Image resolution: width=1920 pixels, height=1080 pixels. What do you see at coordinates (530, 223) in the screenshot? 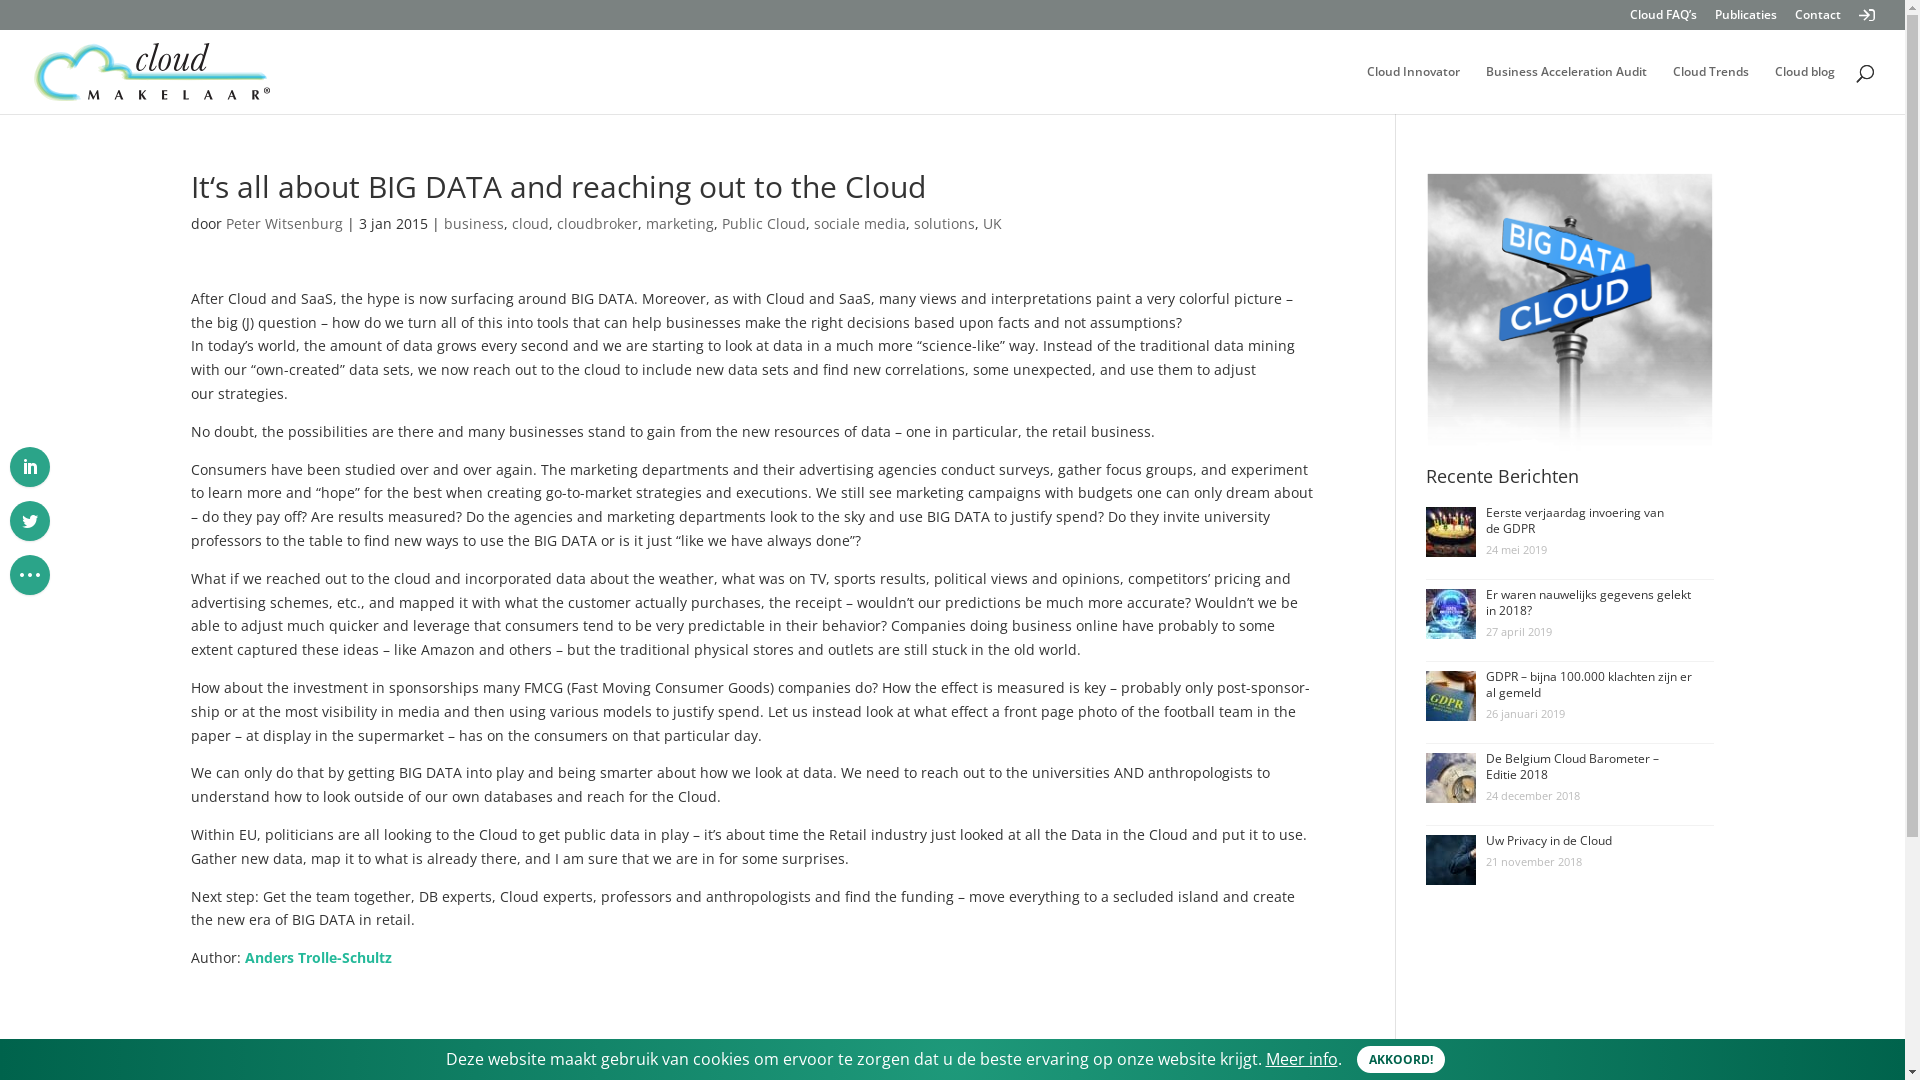
I see `'cloud'` at bounding box center [530, 223].